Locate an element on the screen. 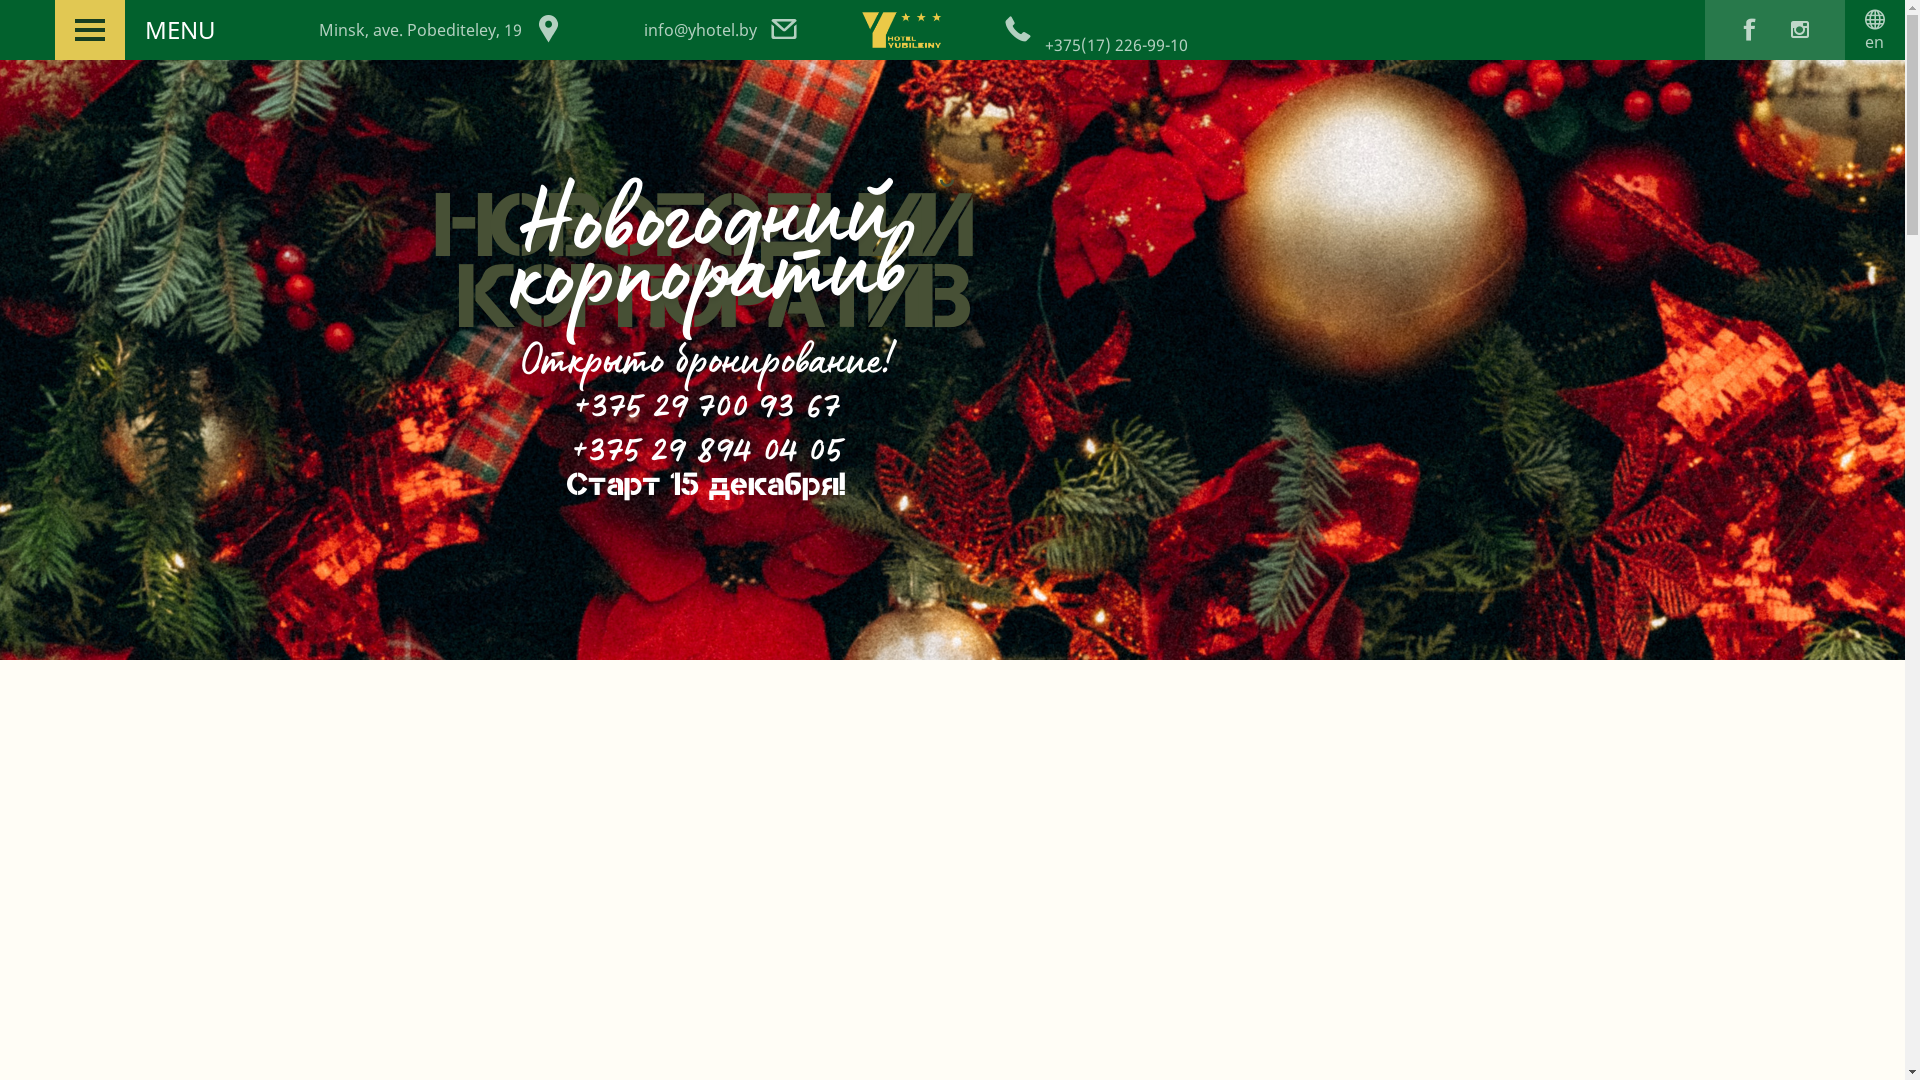 Image resolution: width=1920 pixels, height=1080 pixels. '+375(17) 226-99-10' is located at coordinates (1115, 45).